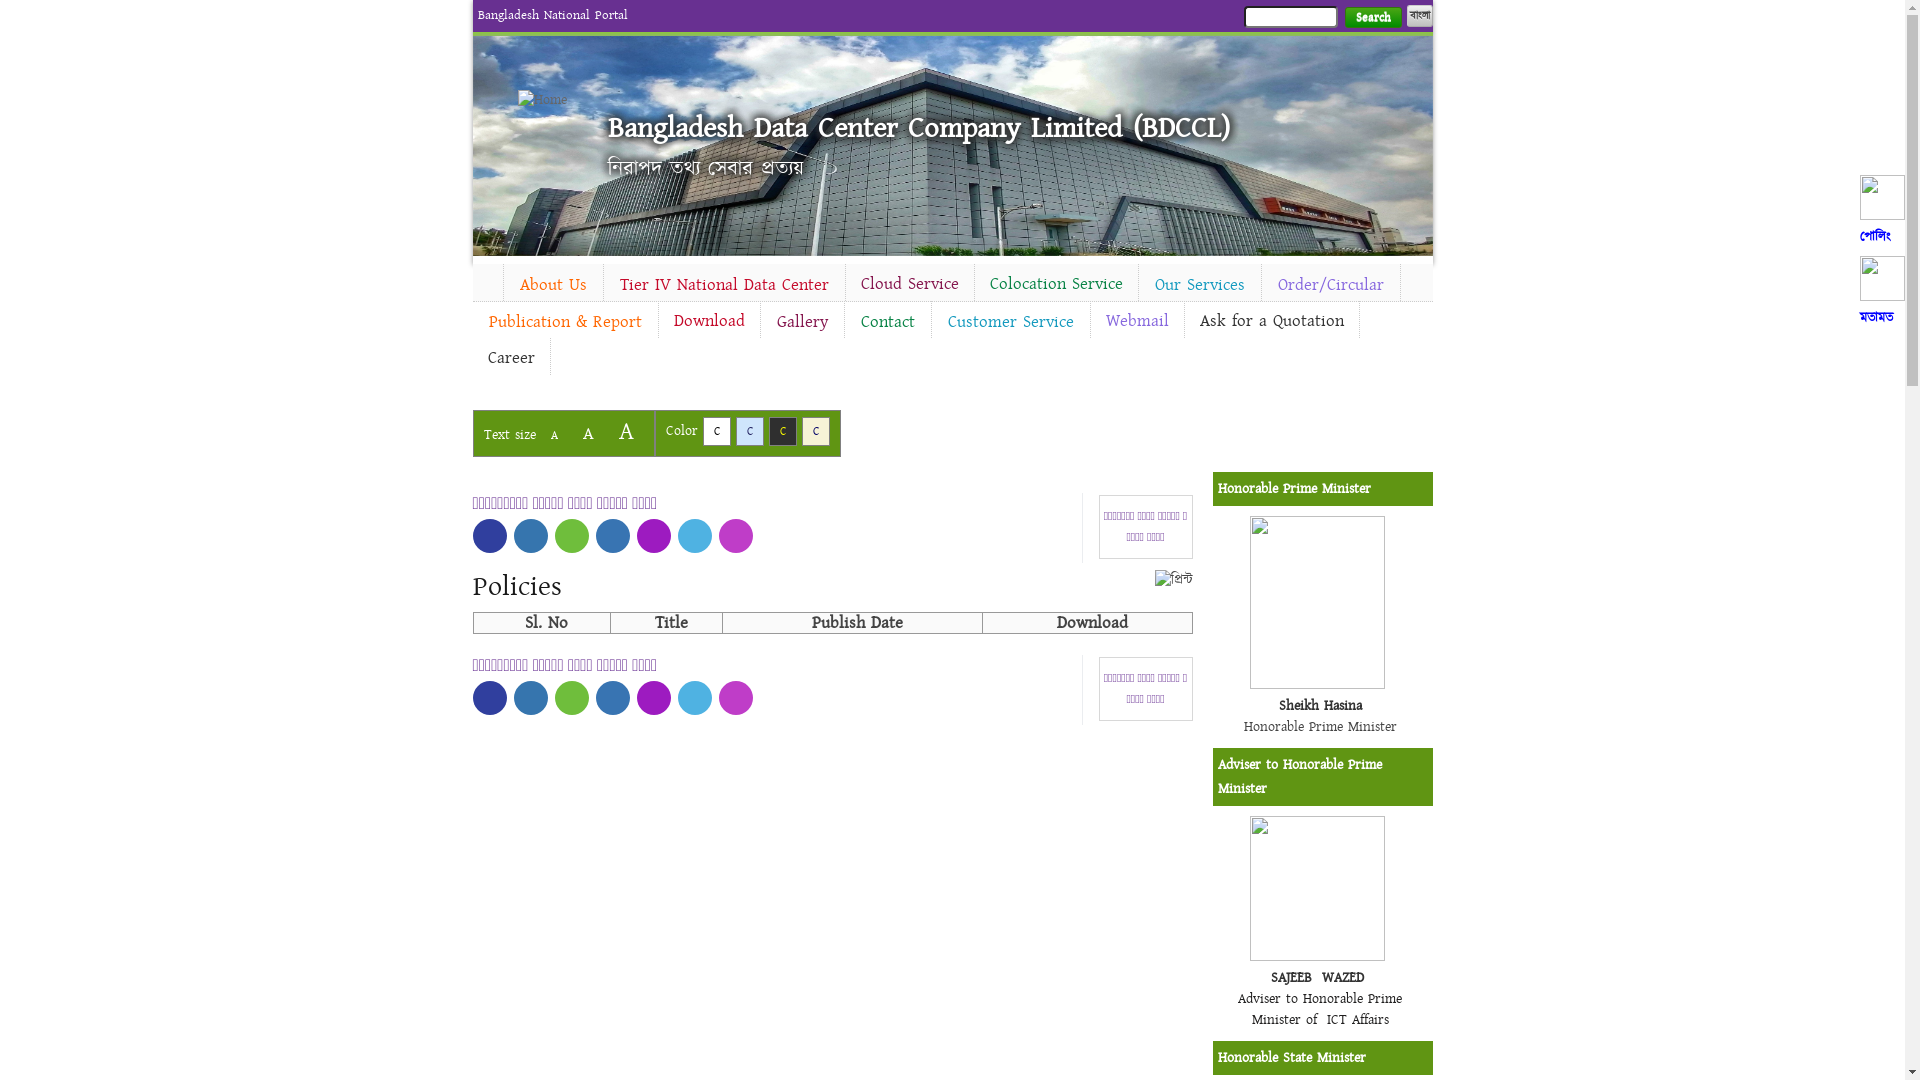 This screenshot has height=1080, width=1920. I want to click on 'C', so click(816, 430).